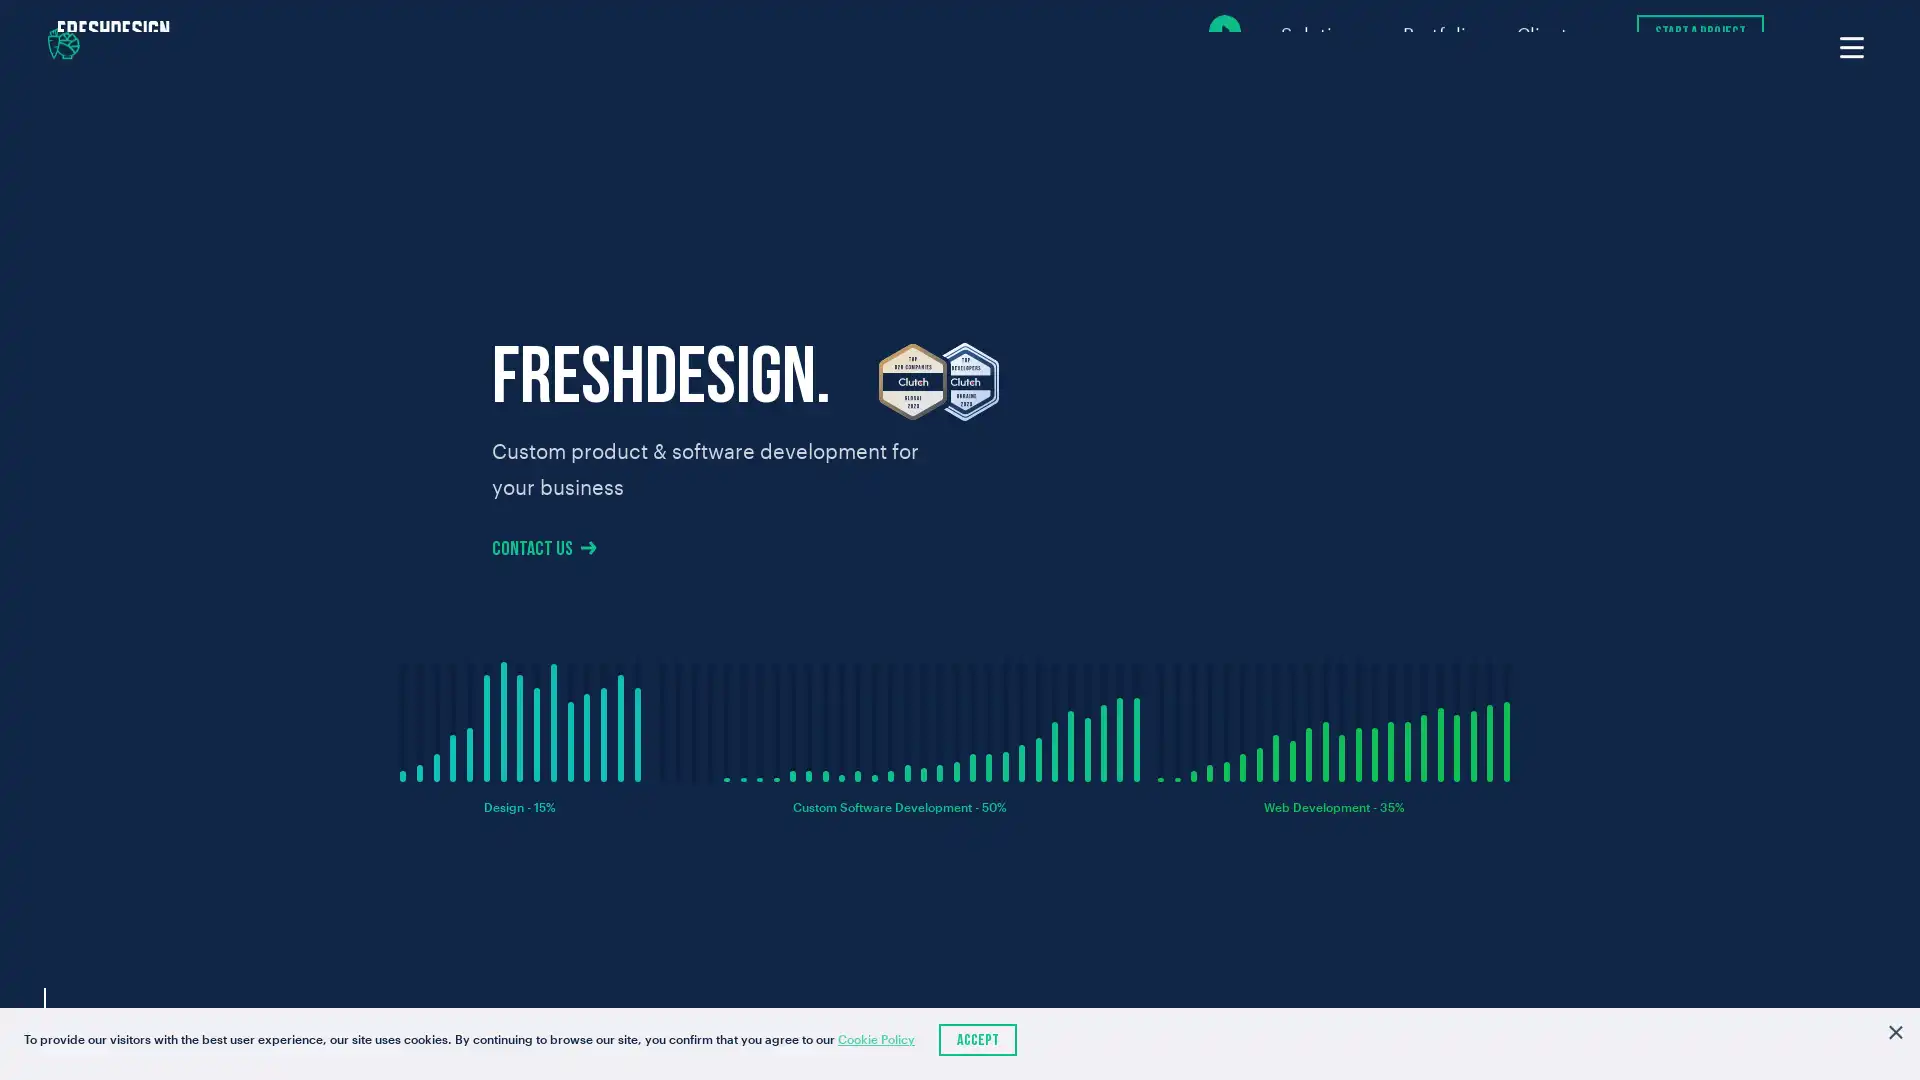 This screenshot has height=1080, width=1920. What do you see at coordinates (978, 1039) in the screenshot?
I see `Accept` at bounding box center [978, 1039].